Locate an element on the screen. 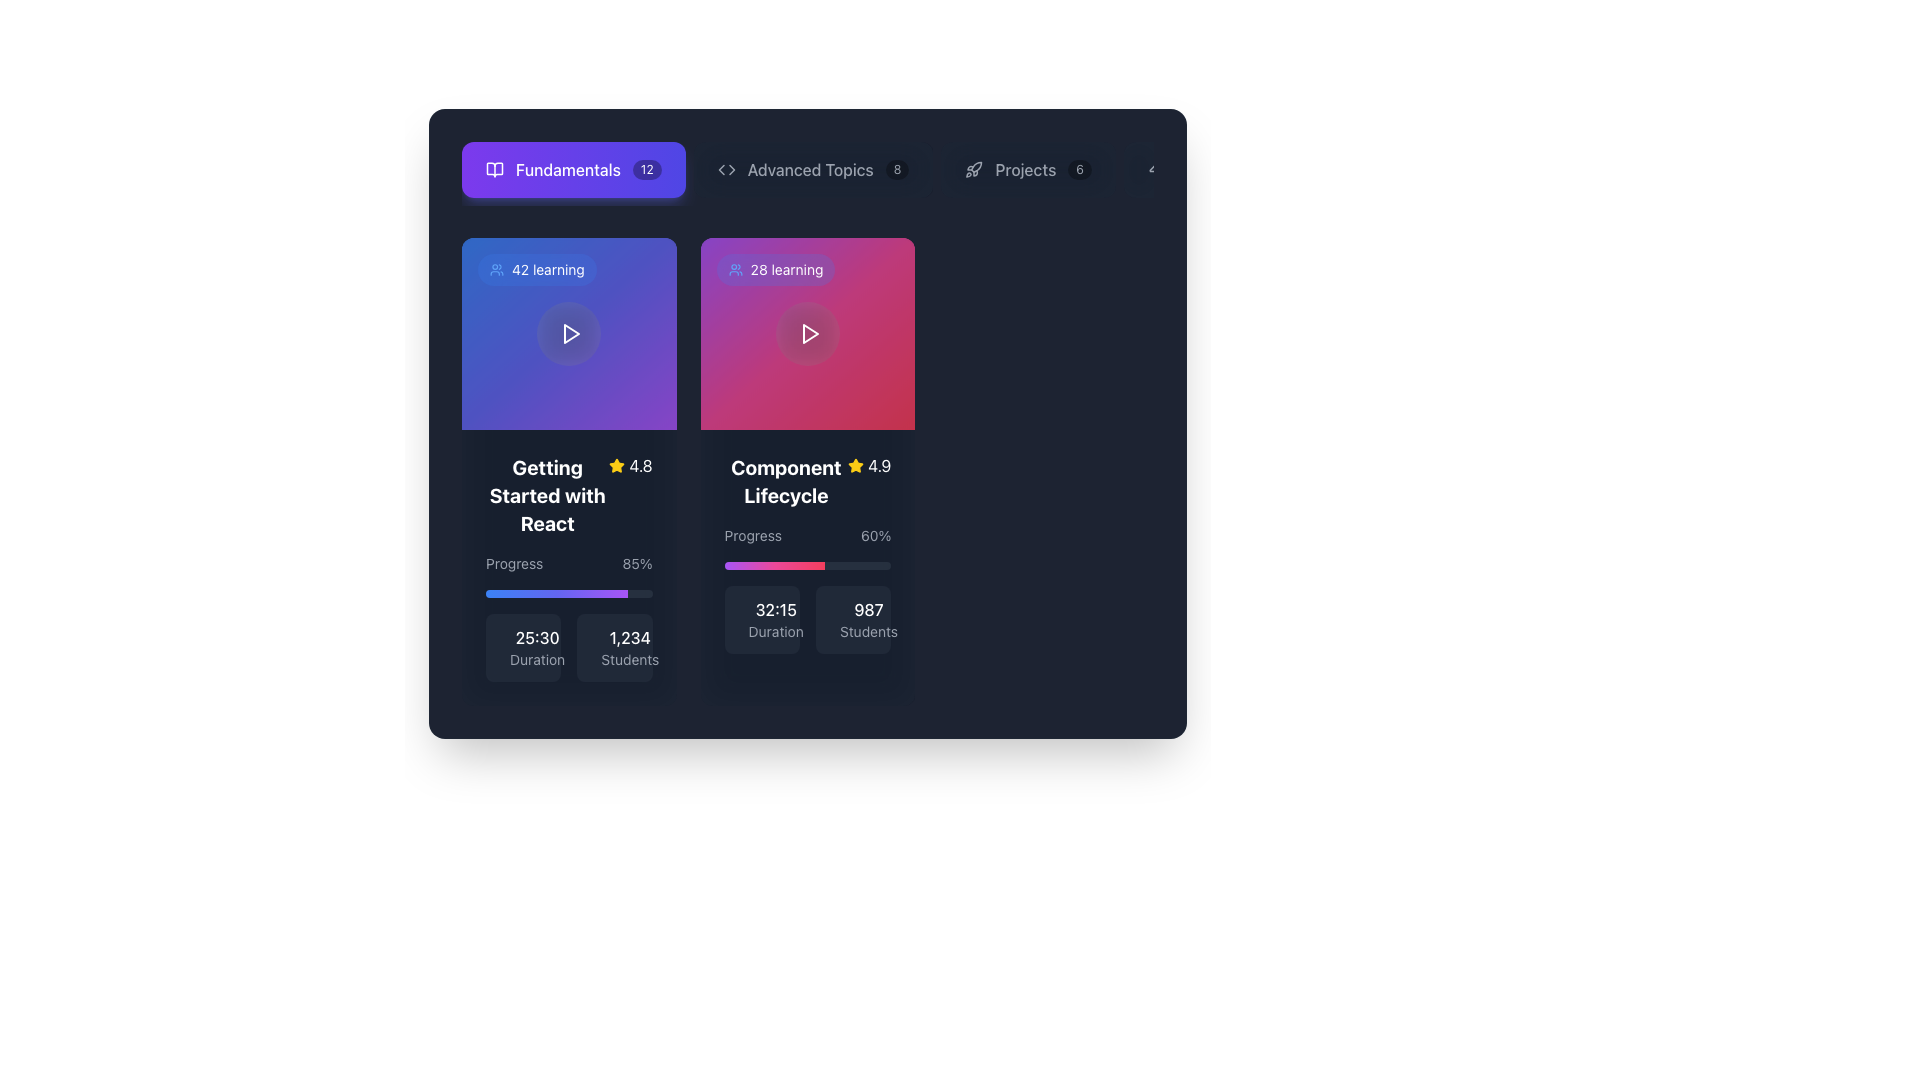 The image size is (1920, 1080). the circle element that represents the session duration within the clock icon located in the bottom section of the left card titled 'Getting Started with React' is located at coordinates (509, 651).